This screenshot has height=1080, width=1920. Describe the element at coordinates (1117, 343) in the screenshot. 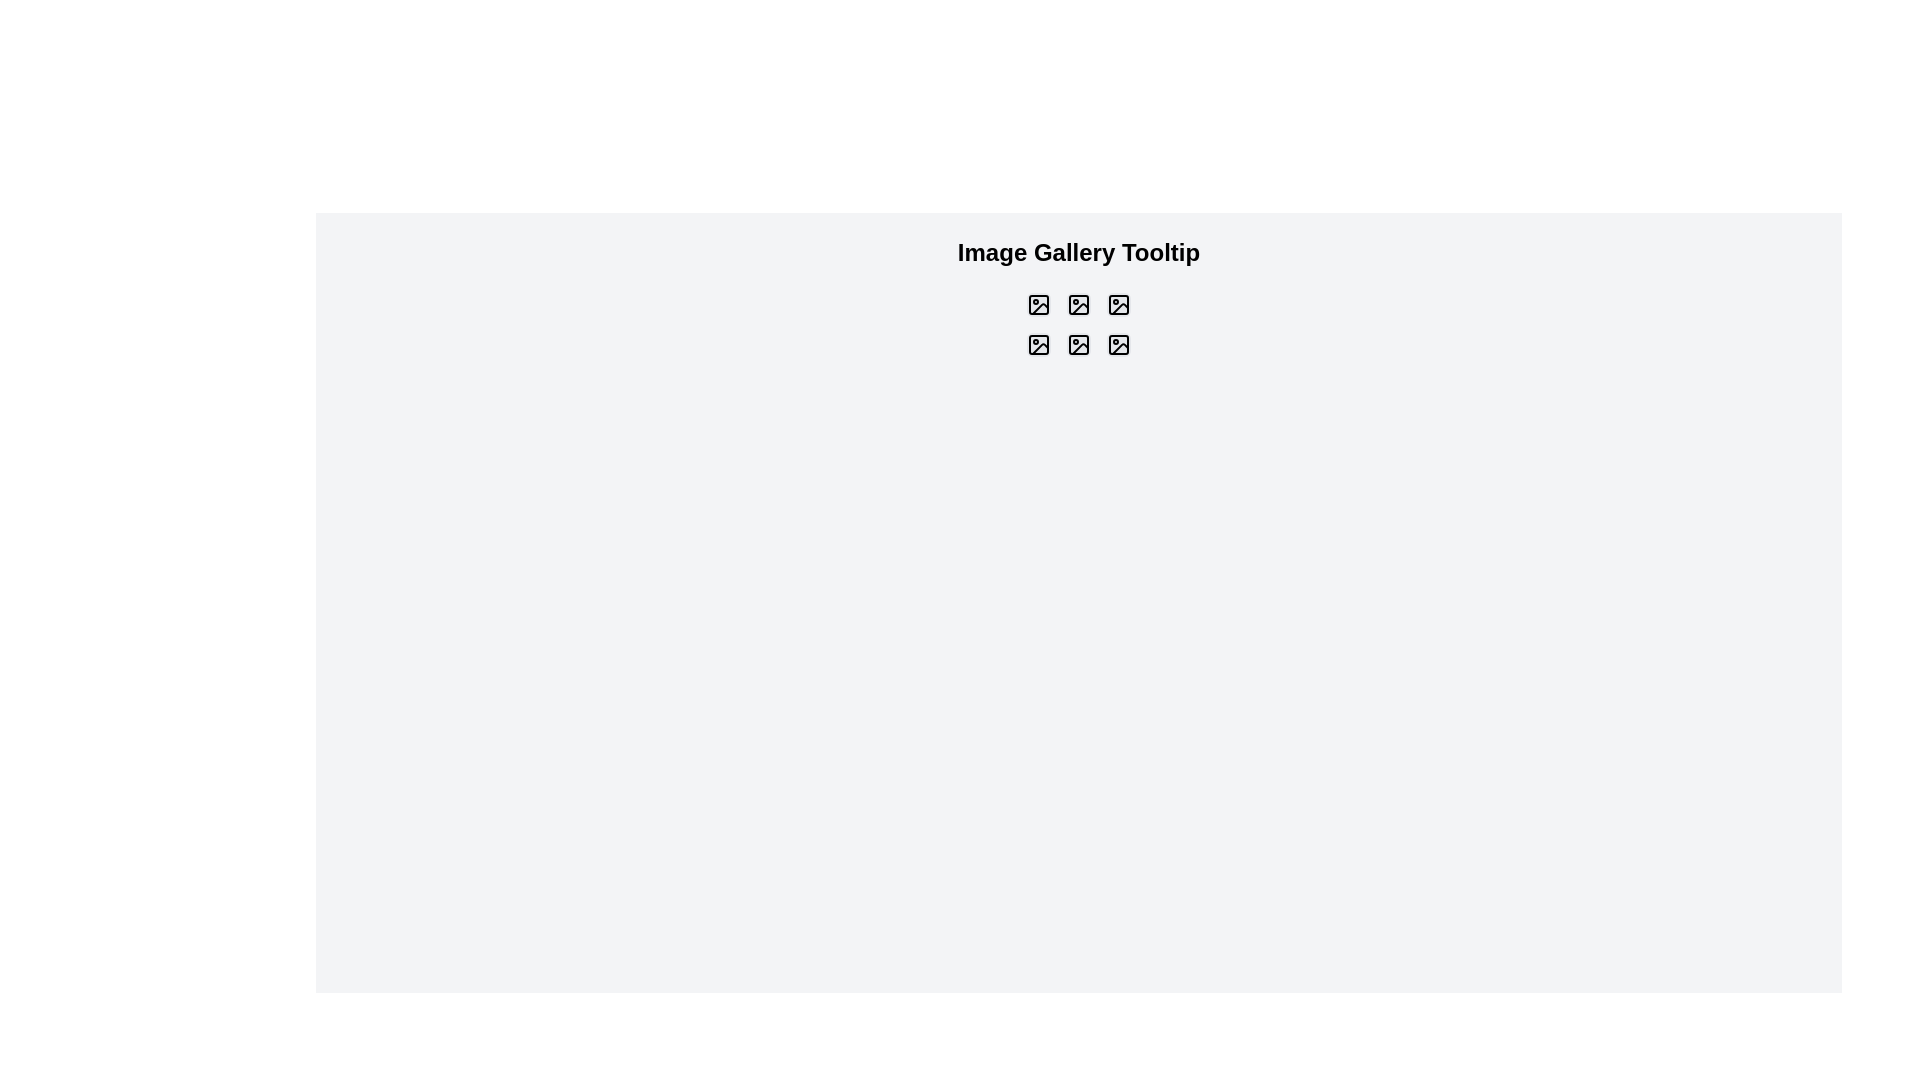

I see `the last icon button in the third row of the grid layout, which is located at the bottom-right position` at that location.